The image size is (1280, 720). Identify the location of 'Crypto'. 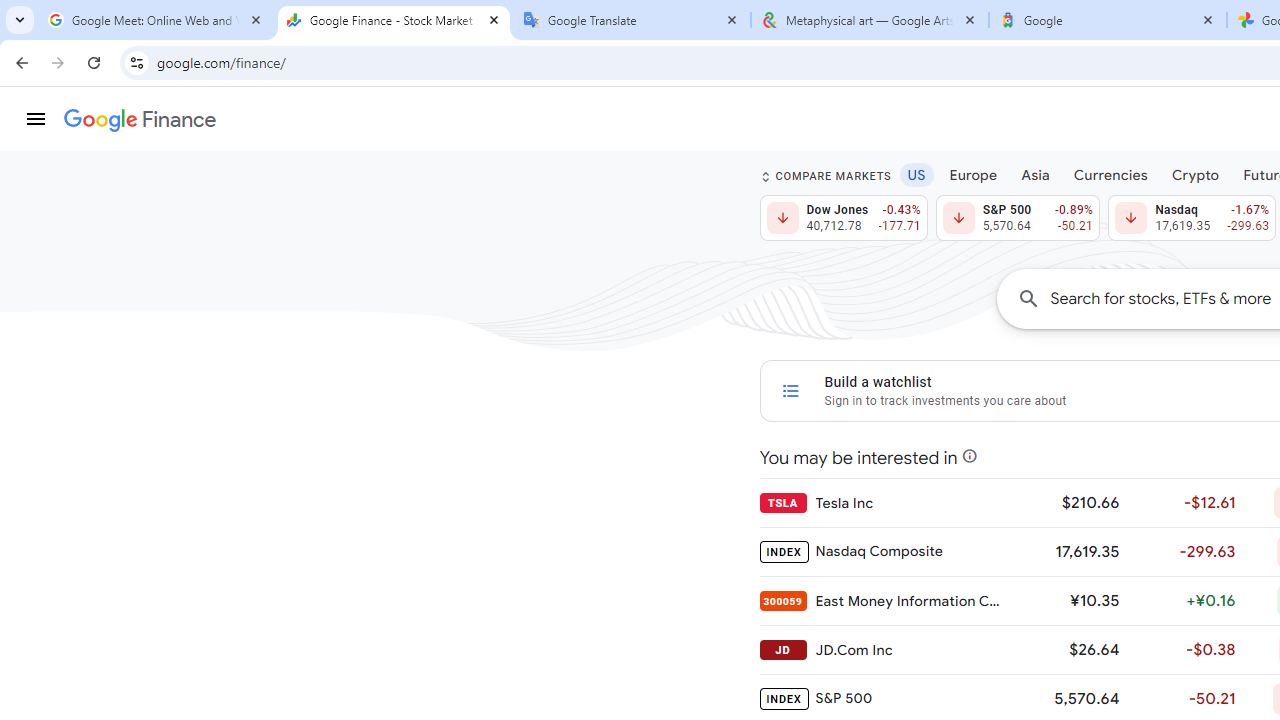
(1195, 173).